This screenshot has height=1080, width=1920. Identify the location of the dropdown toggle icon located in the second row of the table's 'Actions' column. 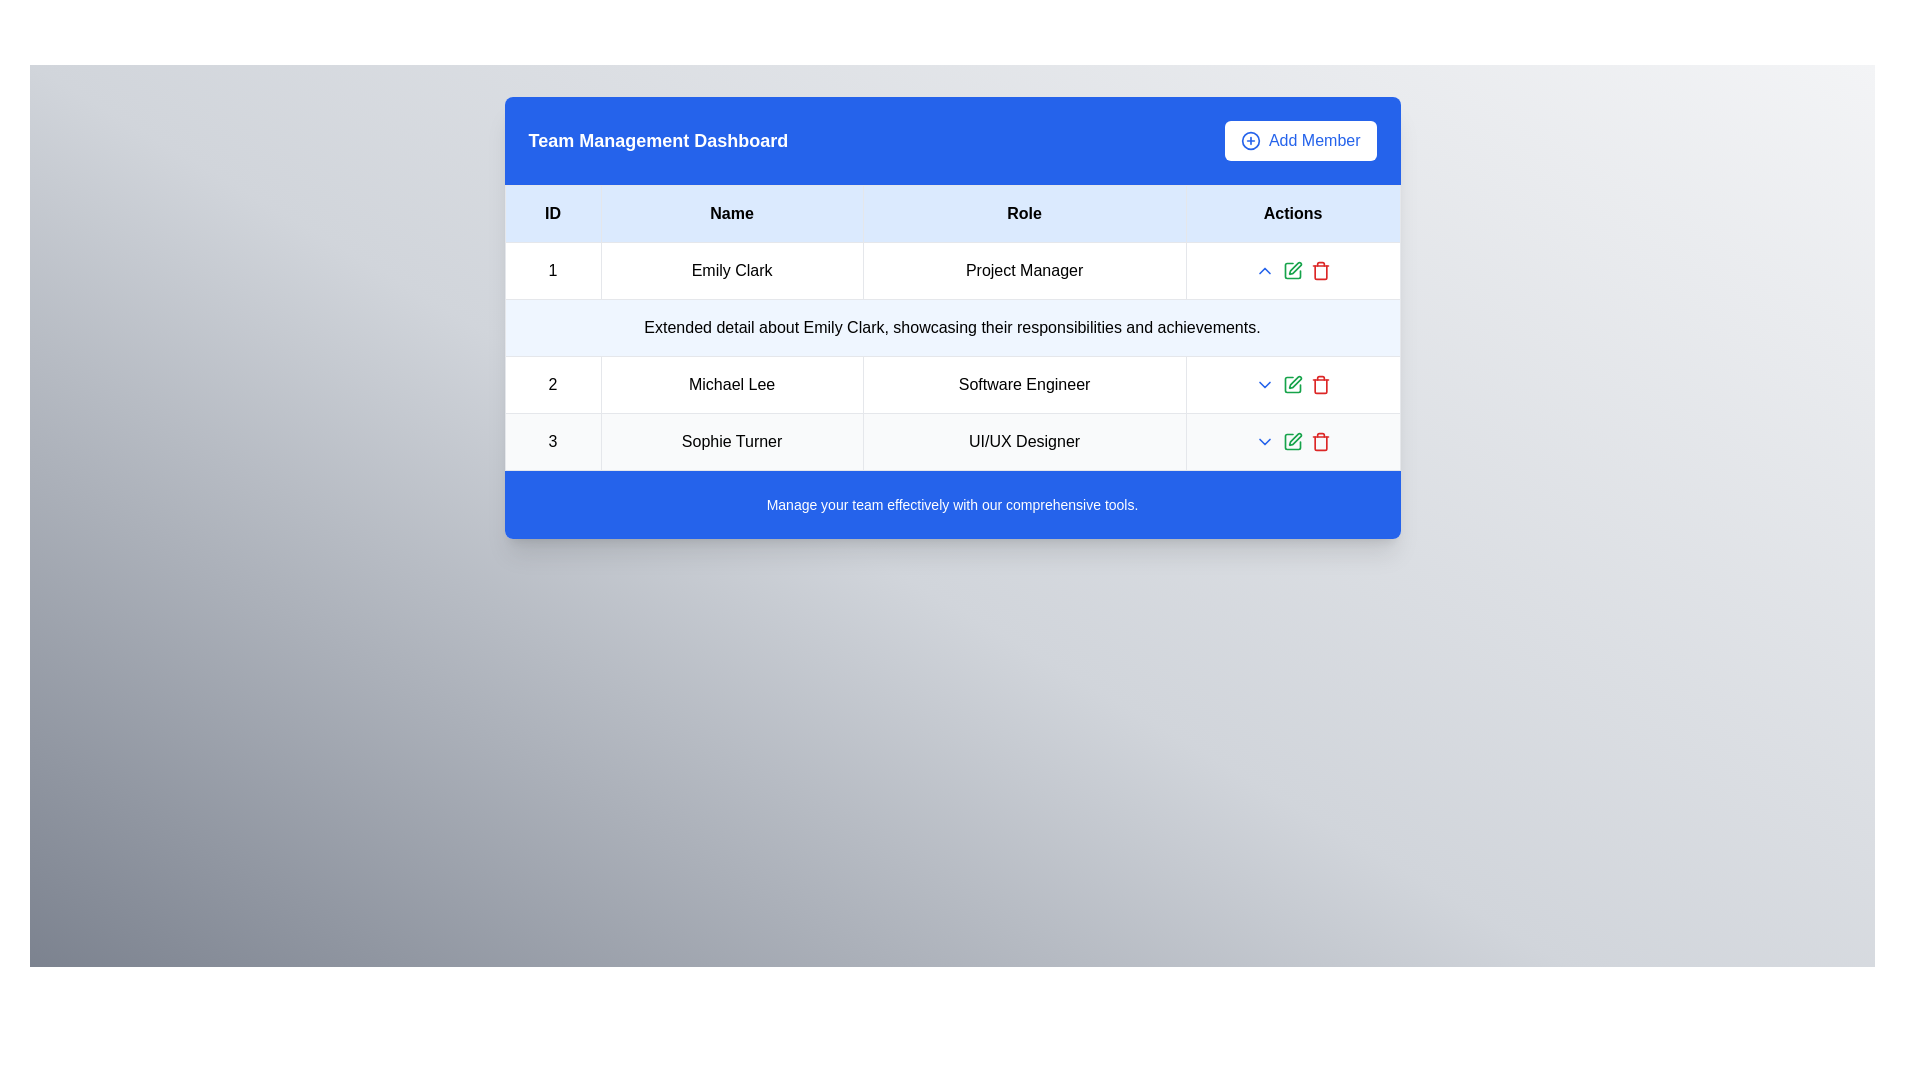
(1264, 385).